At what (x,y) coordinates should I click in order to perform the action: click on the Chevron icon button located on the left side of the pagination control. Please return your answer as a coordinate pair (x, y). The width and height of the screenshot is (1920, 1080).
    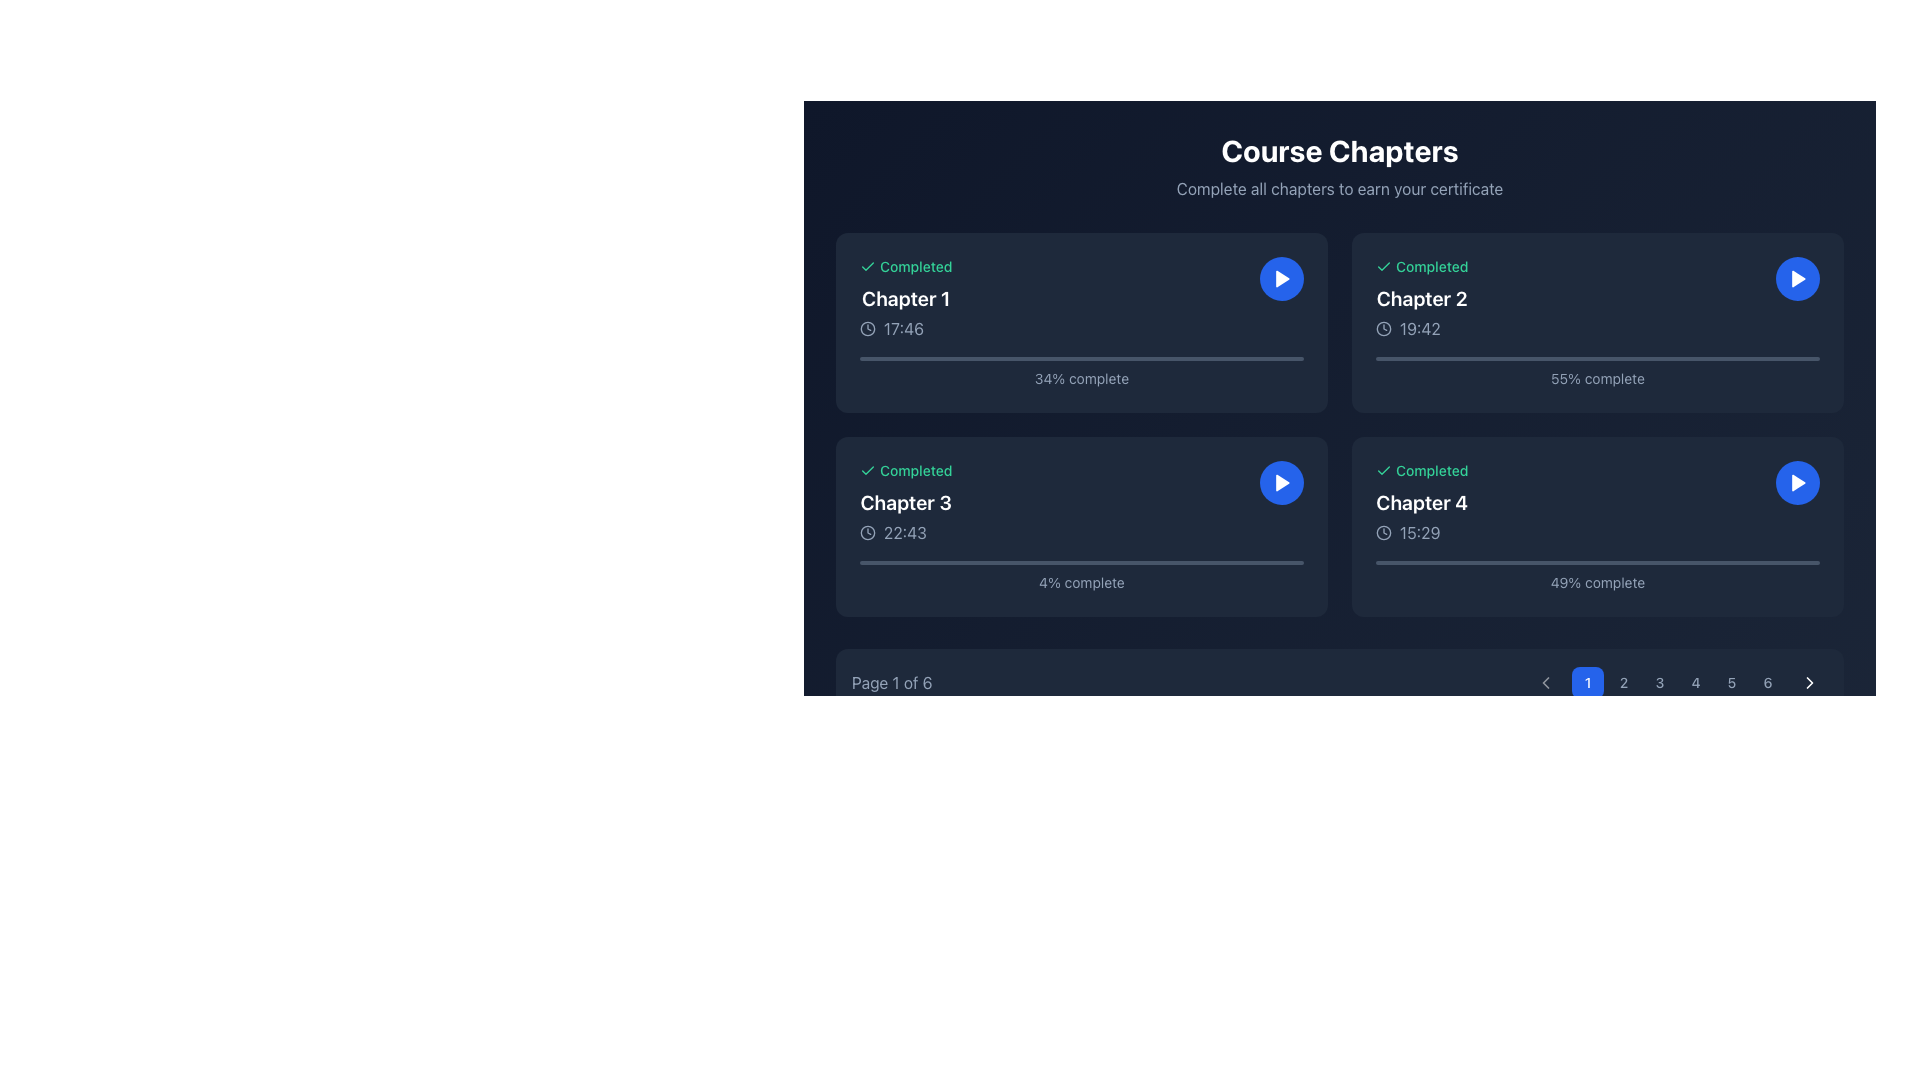
    Looking at the image, I should click on (1544, 681).